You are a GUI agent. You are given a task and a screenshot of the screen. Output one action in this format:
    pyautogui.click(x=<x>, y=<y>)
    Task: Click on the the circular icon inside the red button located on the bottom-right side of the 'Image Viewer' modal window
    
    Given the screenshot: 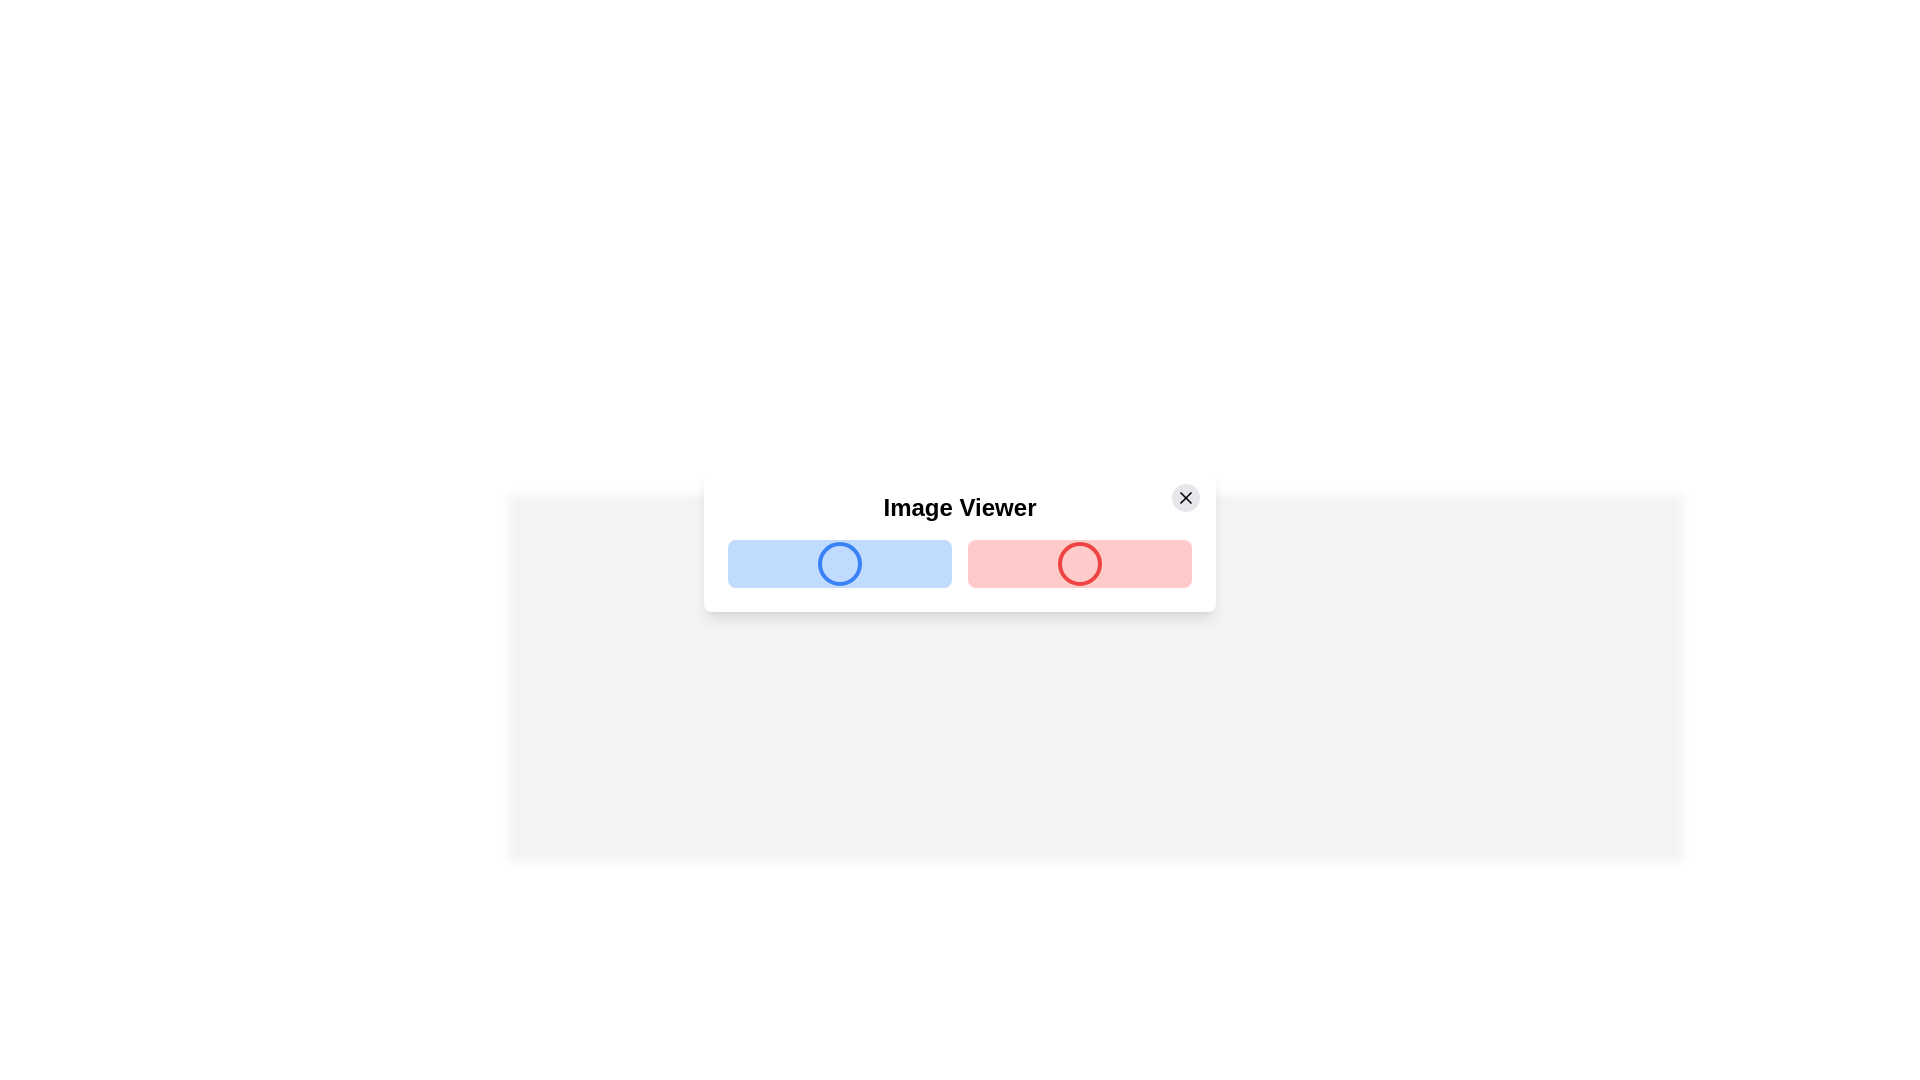 What is the action you would take?
    pyautogui.click(x=1079, y=563)
    